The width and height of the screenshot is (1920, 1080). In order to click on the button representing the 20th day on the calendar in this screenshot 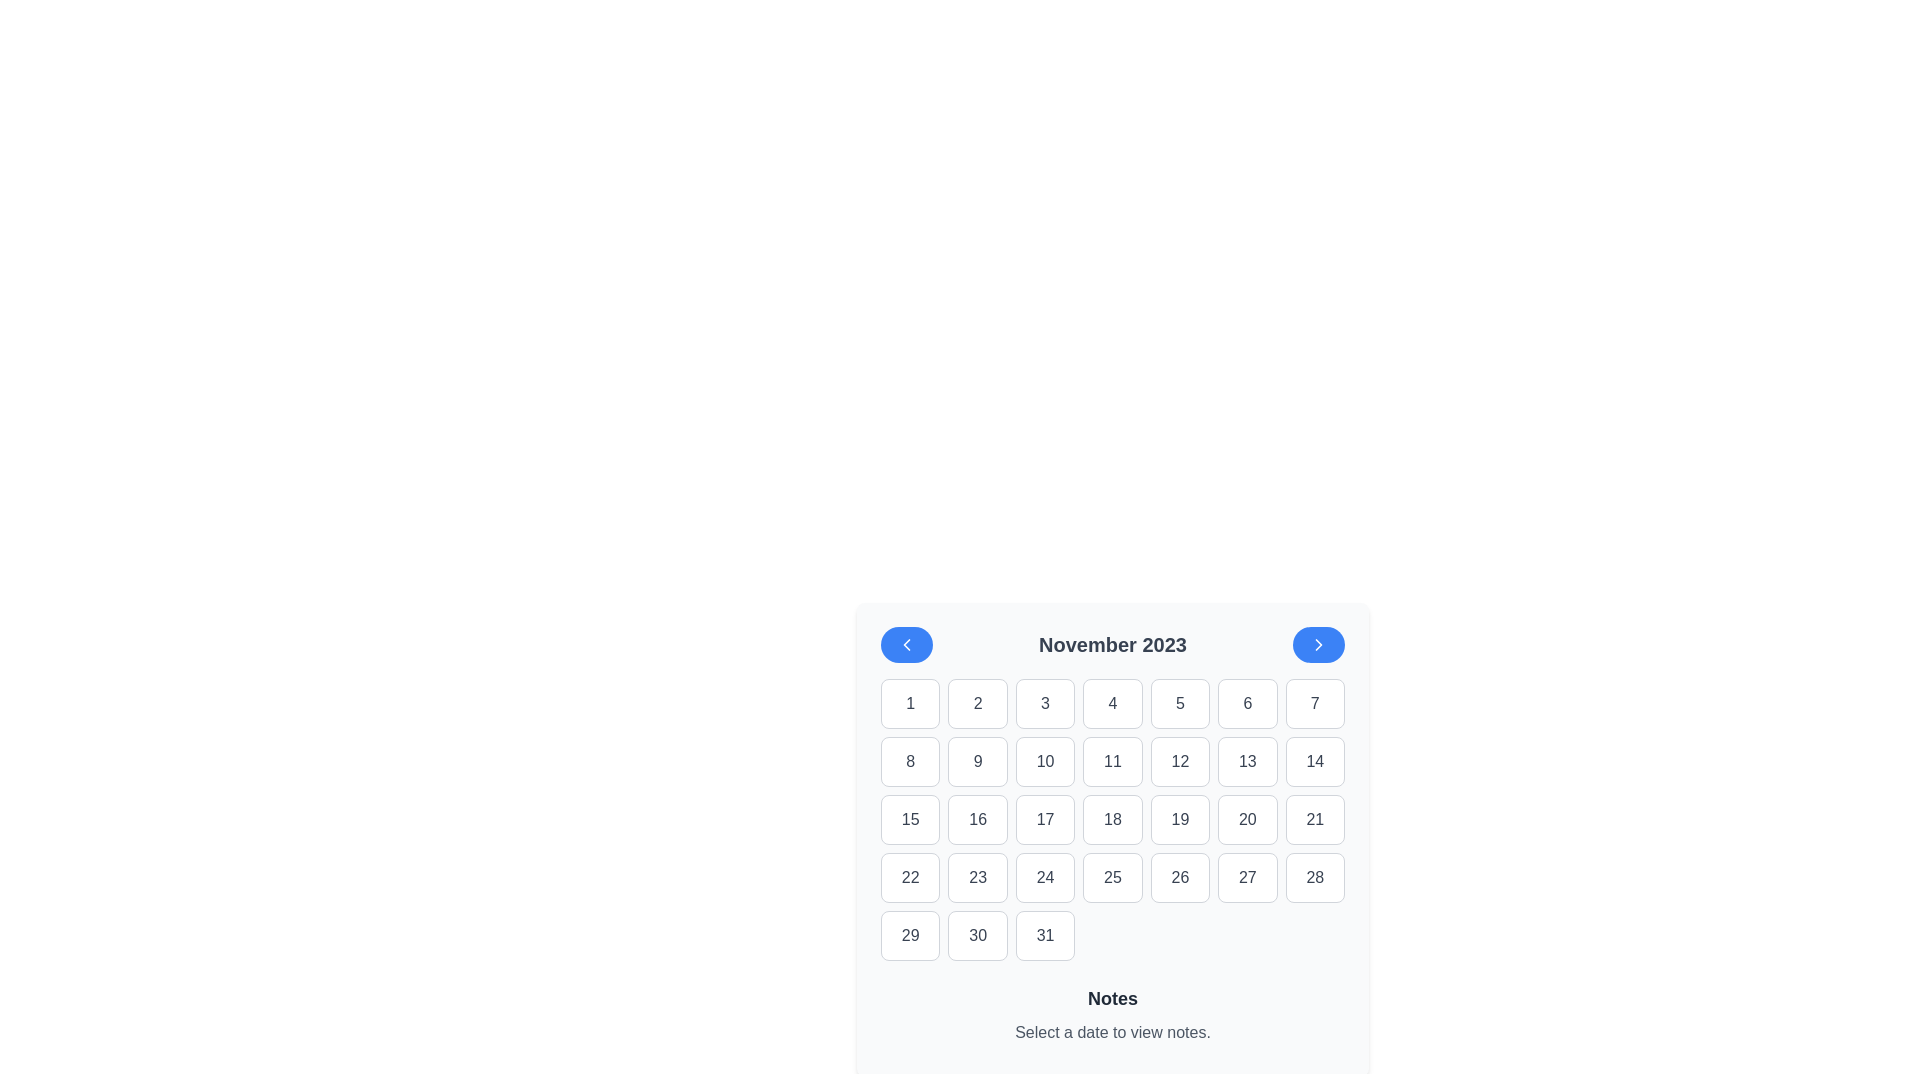, I will do `click(1246, 820)`.